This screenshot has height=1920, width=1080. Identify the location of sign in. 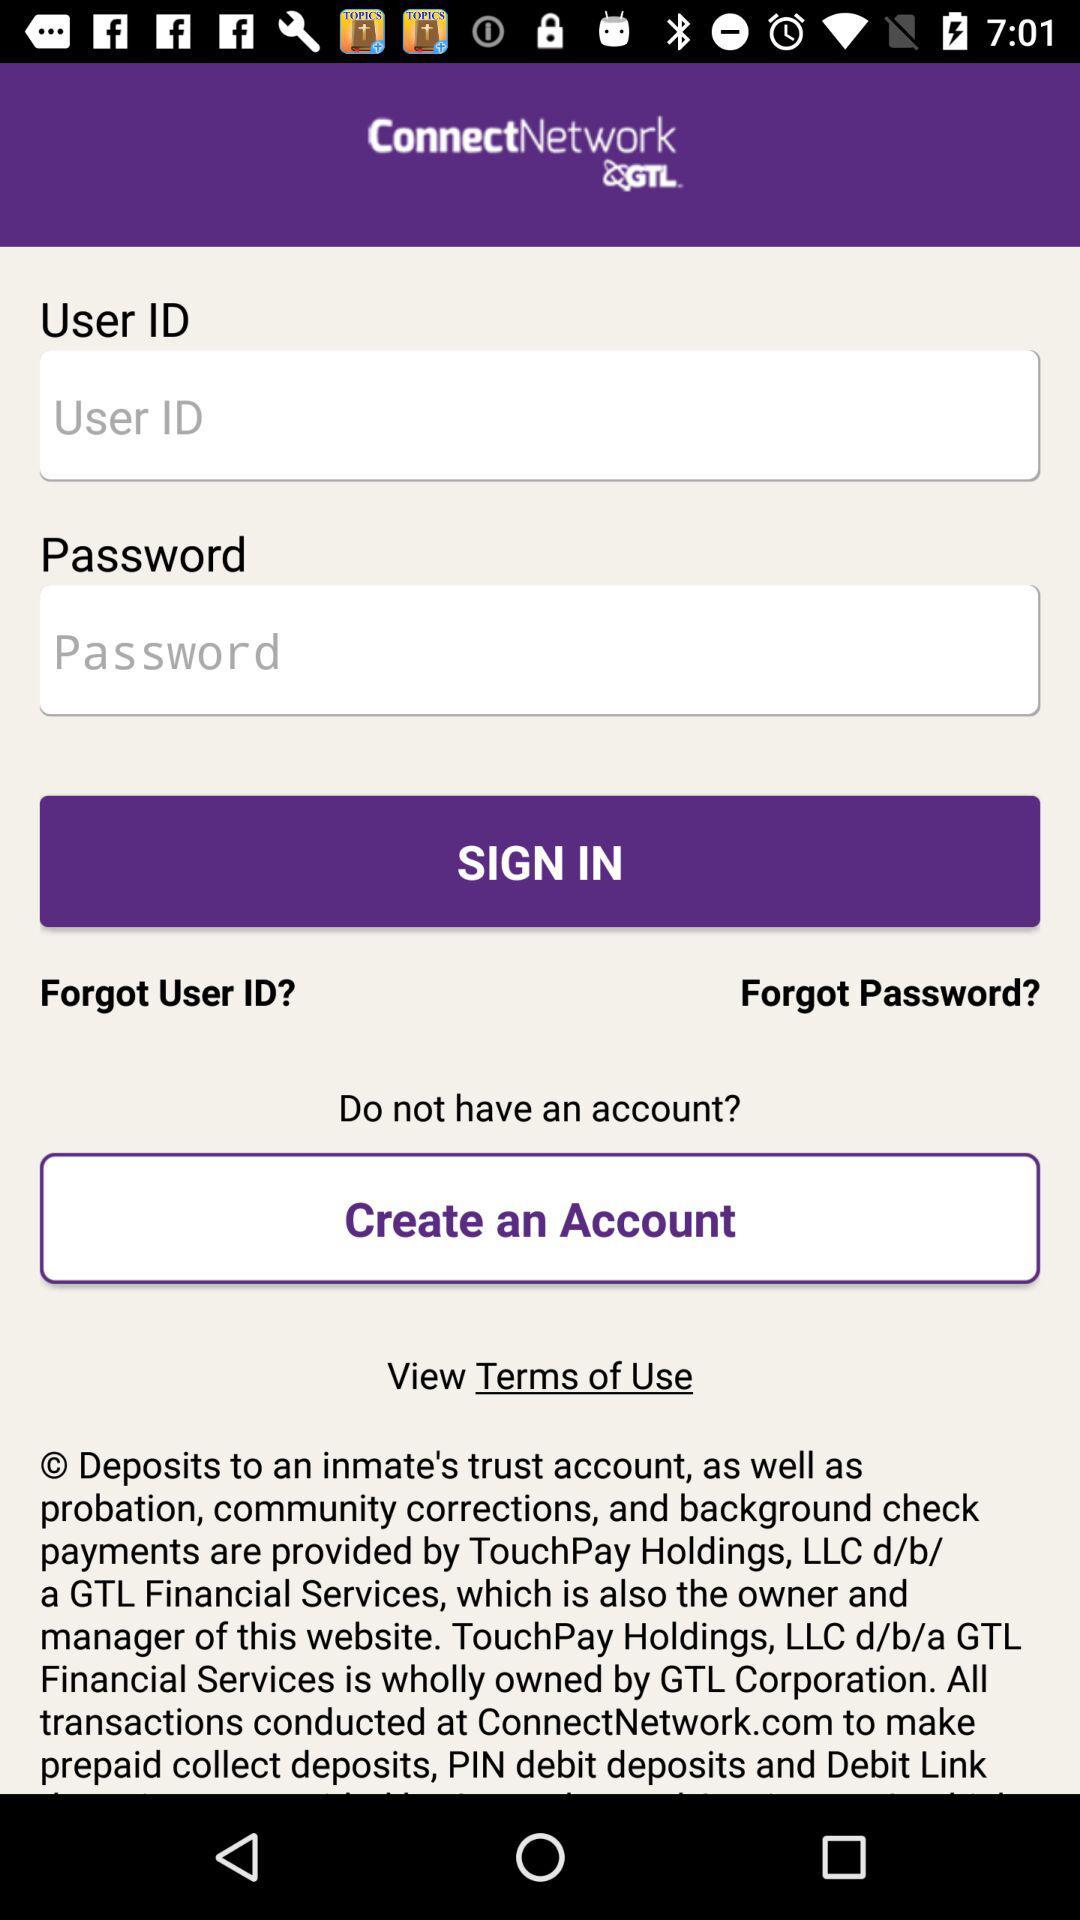
(540, 861).